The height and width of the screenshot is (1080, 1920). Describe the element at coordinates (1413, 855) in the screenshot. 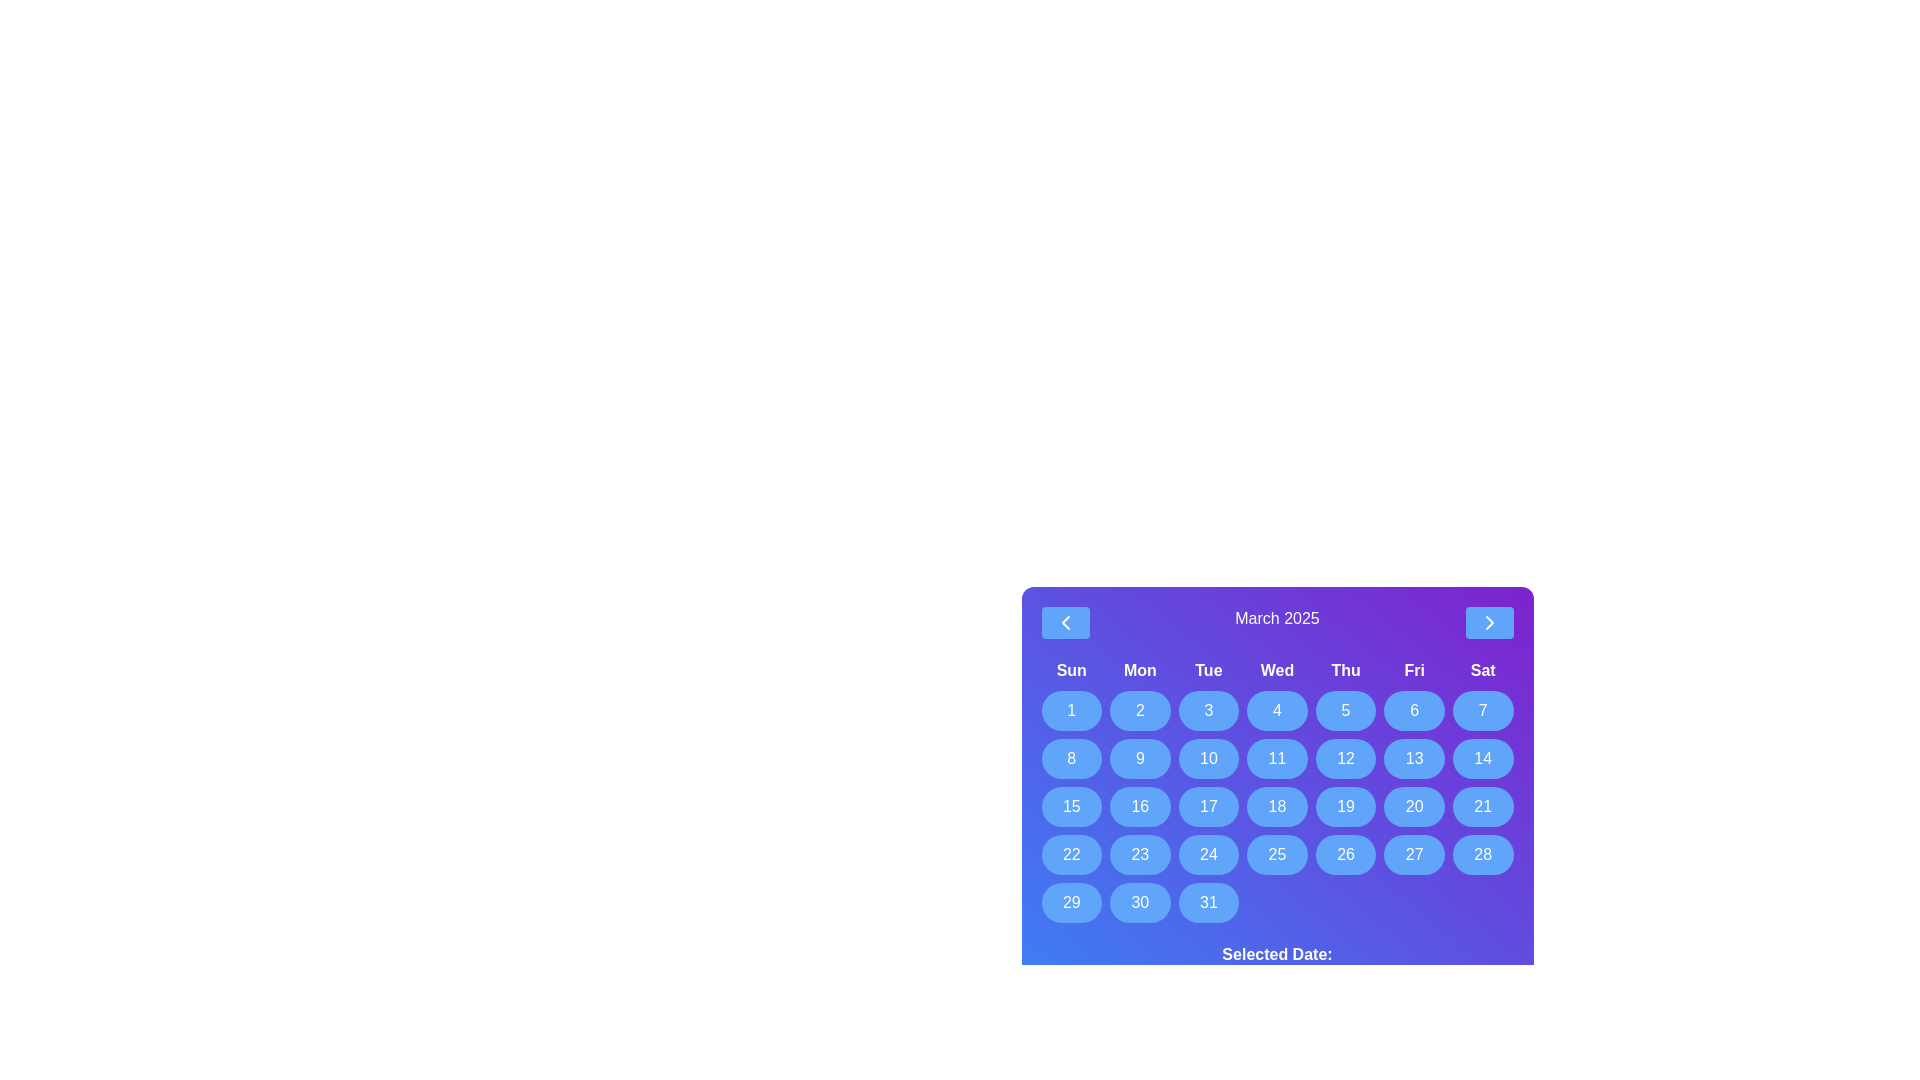

I see `the circular button with a light blue background and the text '27'` at that location.